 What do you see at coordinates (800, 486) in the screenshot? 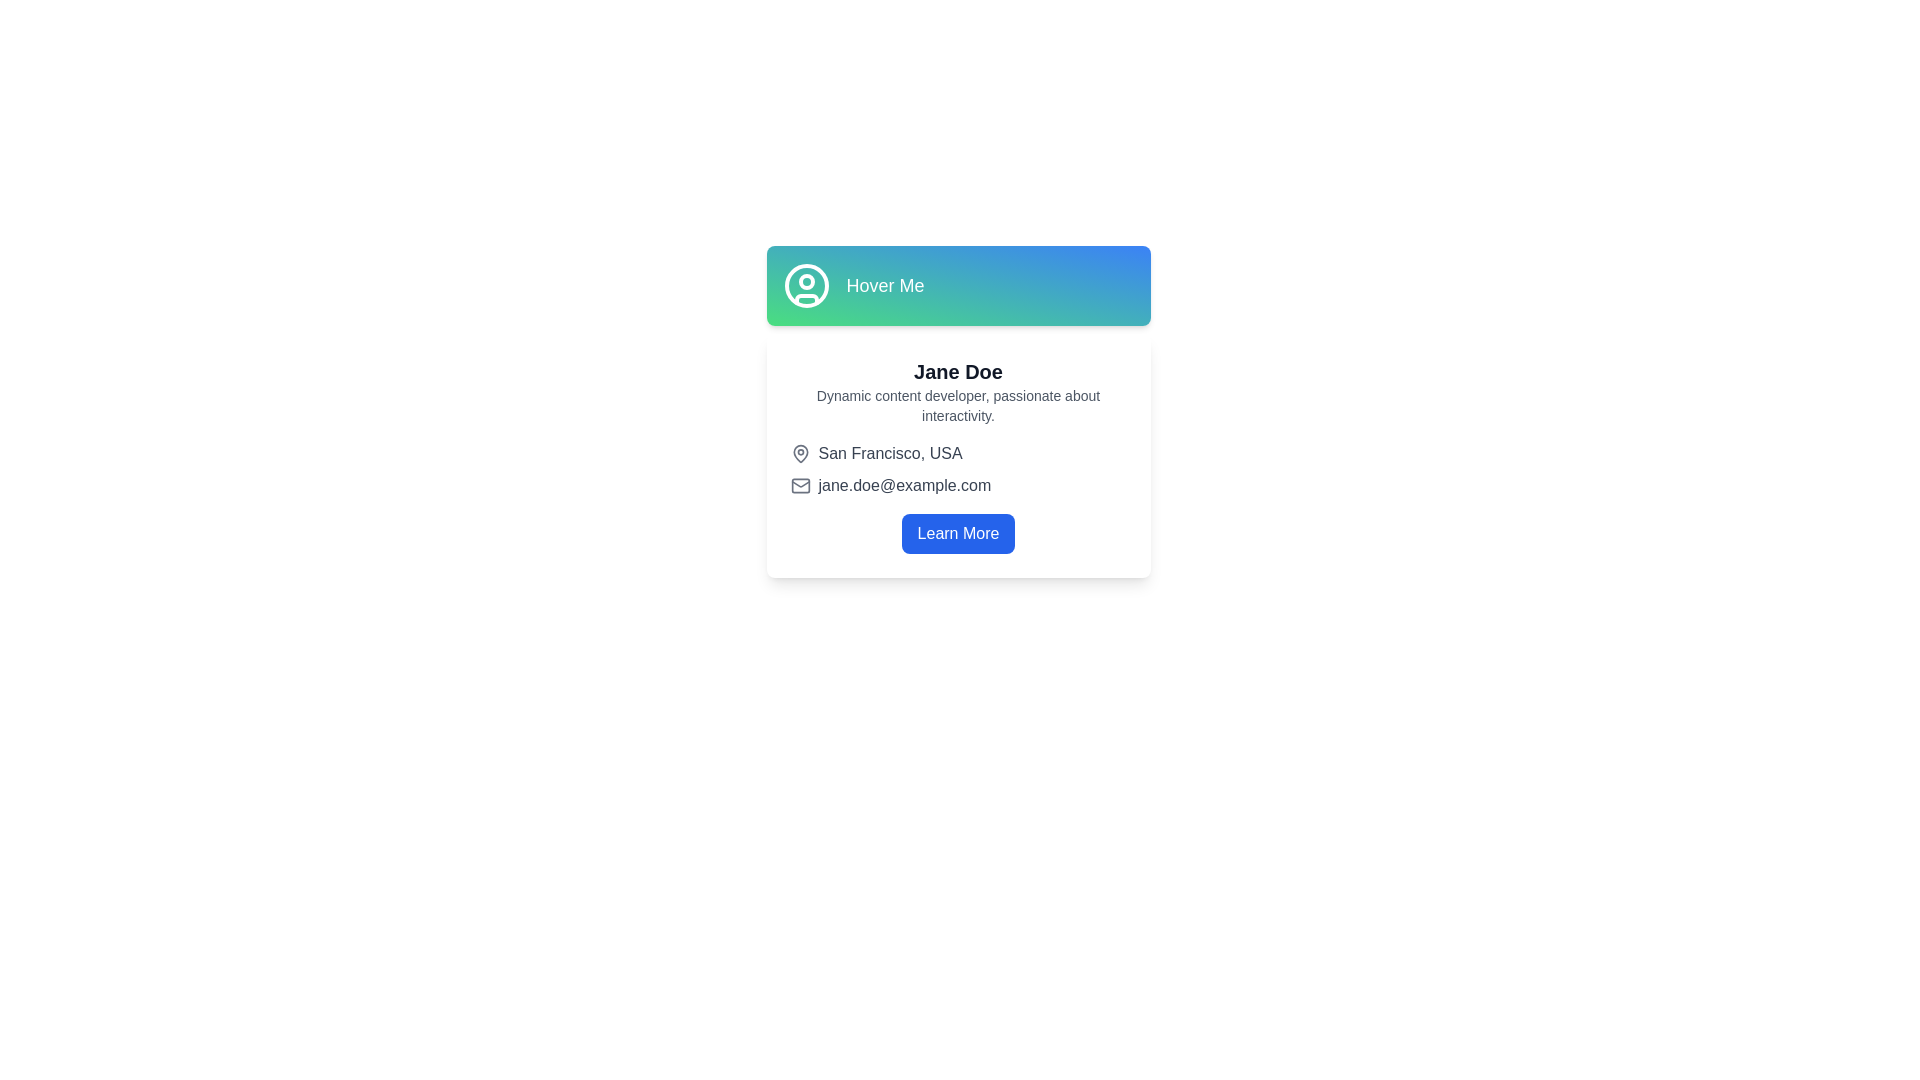
I see `the shape within the mail icon, which serves as a background for the email feature in the profile card layout` at bounding box center [800, 486].